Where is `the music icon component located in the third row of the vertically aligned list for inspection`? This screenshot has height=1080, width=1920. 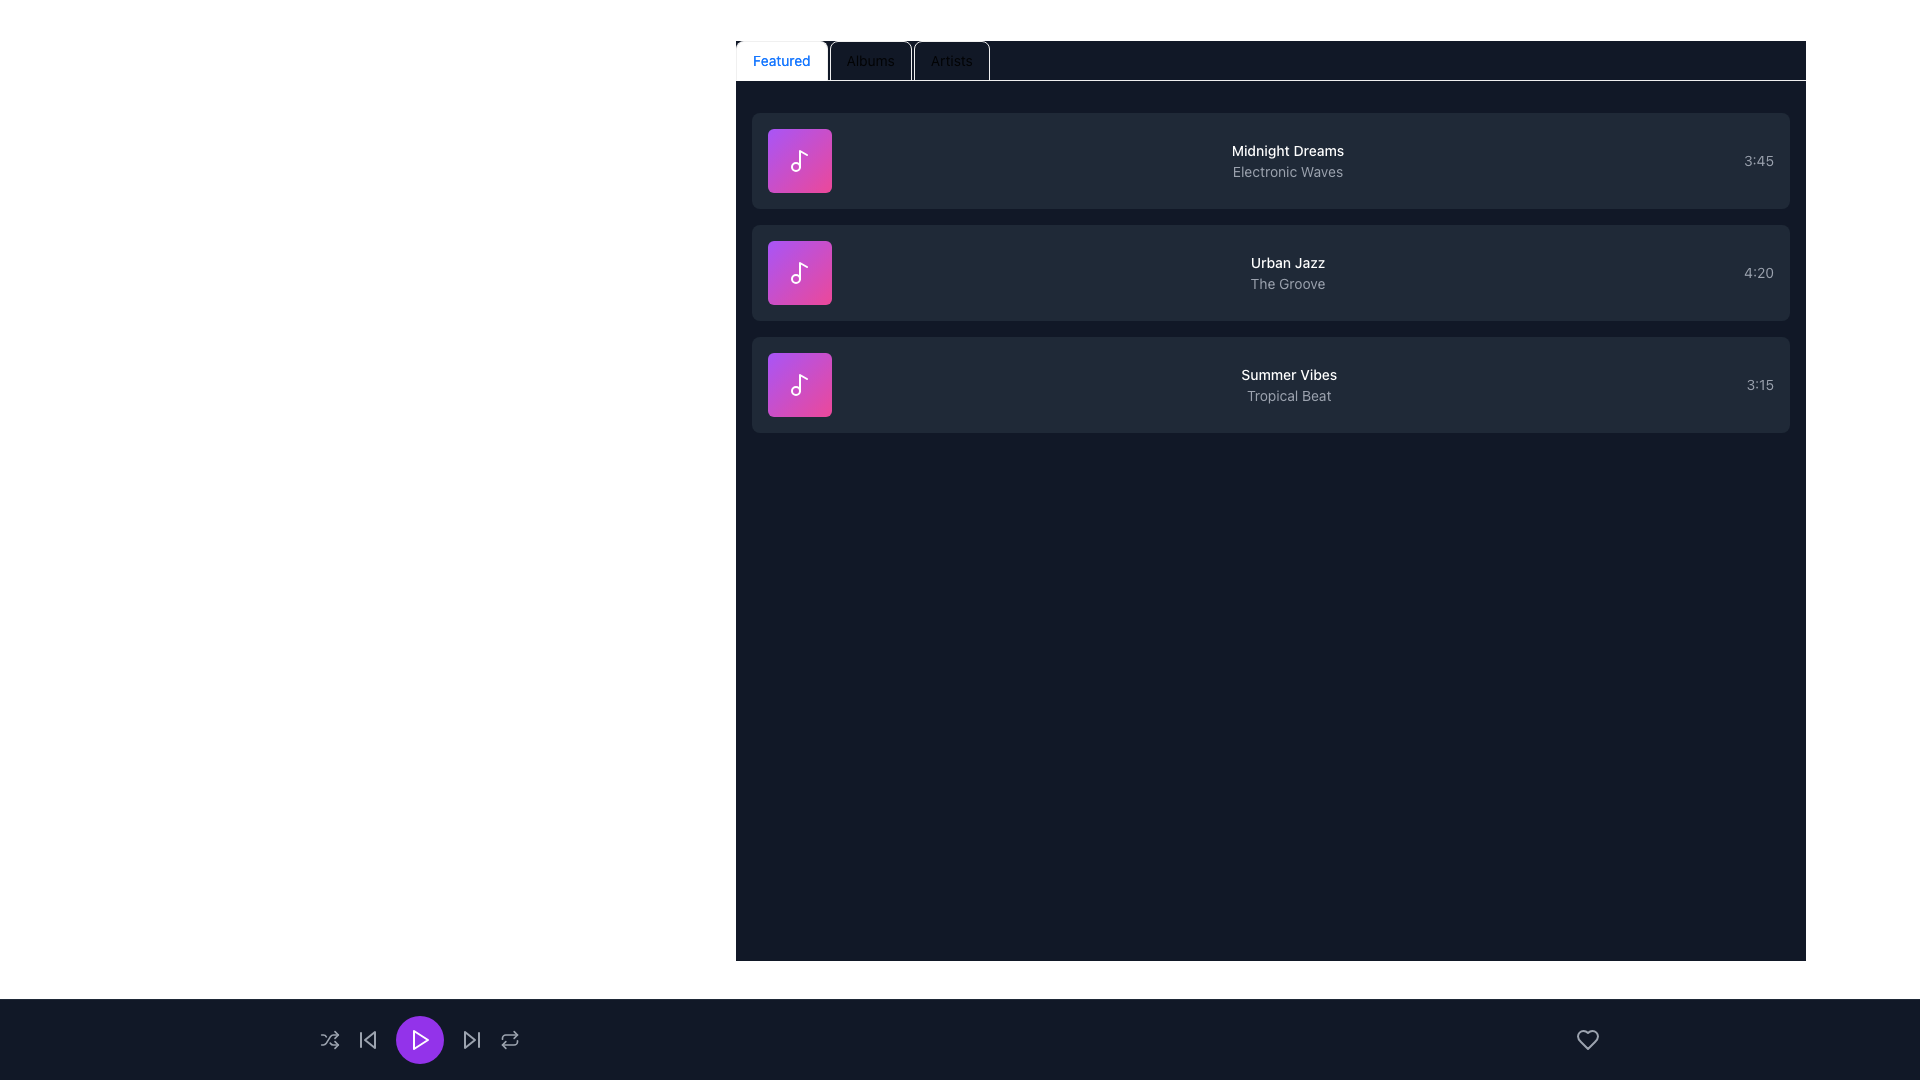
the music icon component located in the third row of the vertically aligned list for inspection is located at coordinates (800, 385).